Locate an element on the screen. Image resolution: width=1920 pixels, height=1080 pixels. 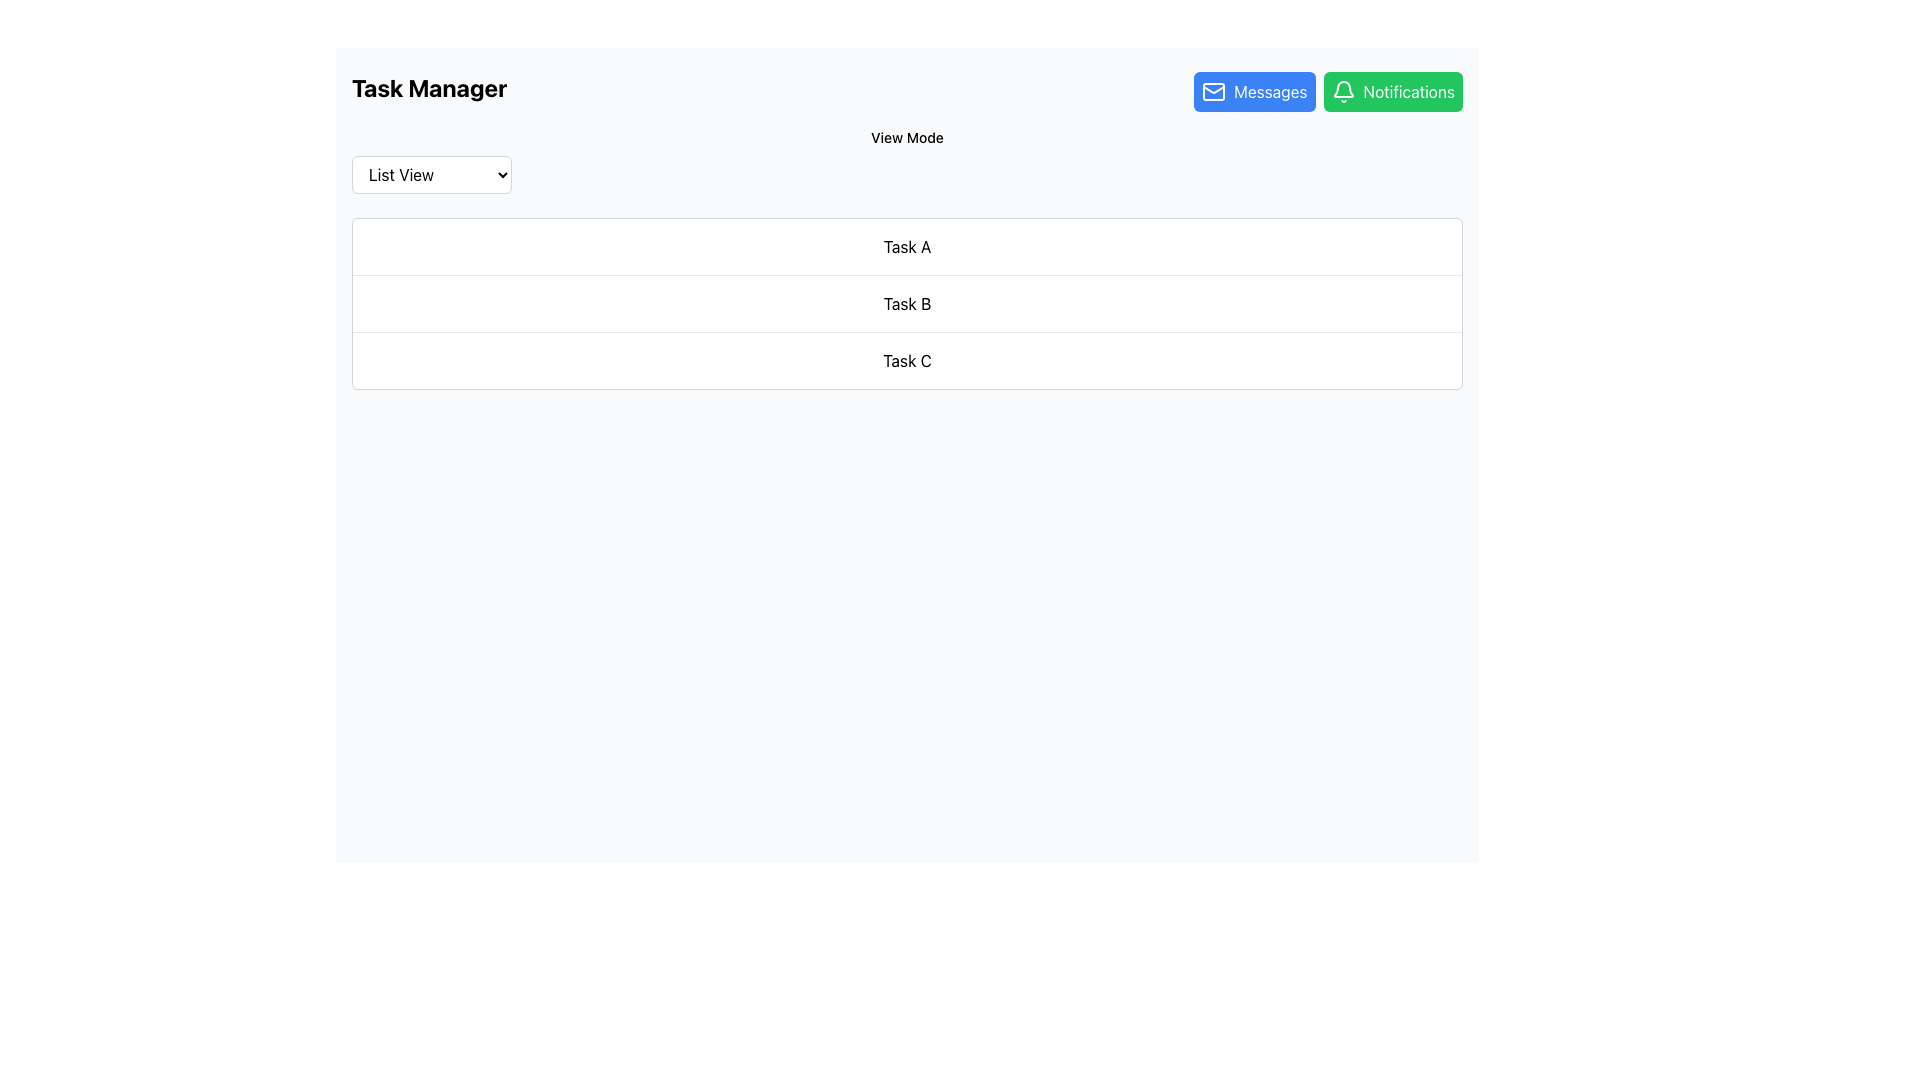
the descriptive text label indicating the dropdown menu for selecting a view mode, which is positioned at the top center of the interface is located at coordinates (906, 137).